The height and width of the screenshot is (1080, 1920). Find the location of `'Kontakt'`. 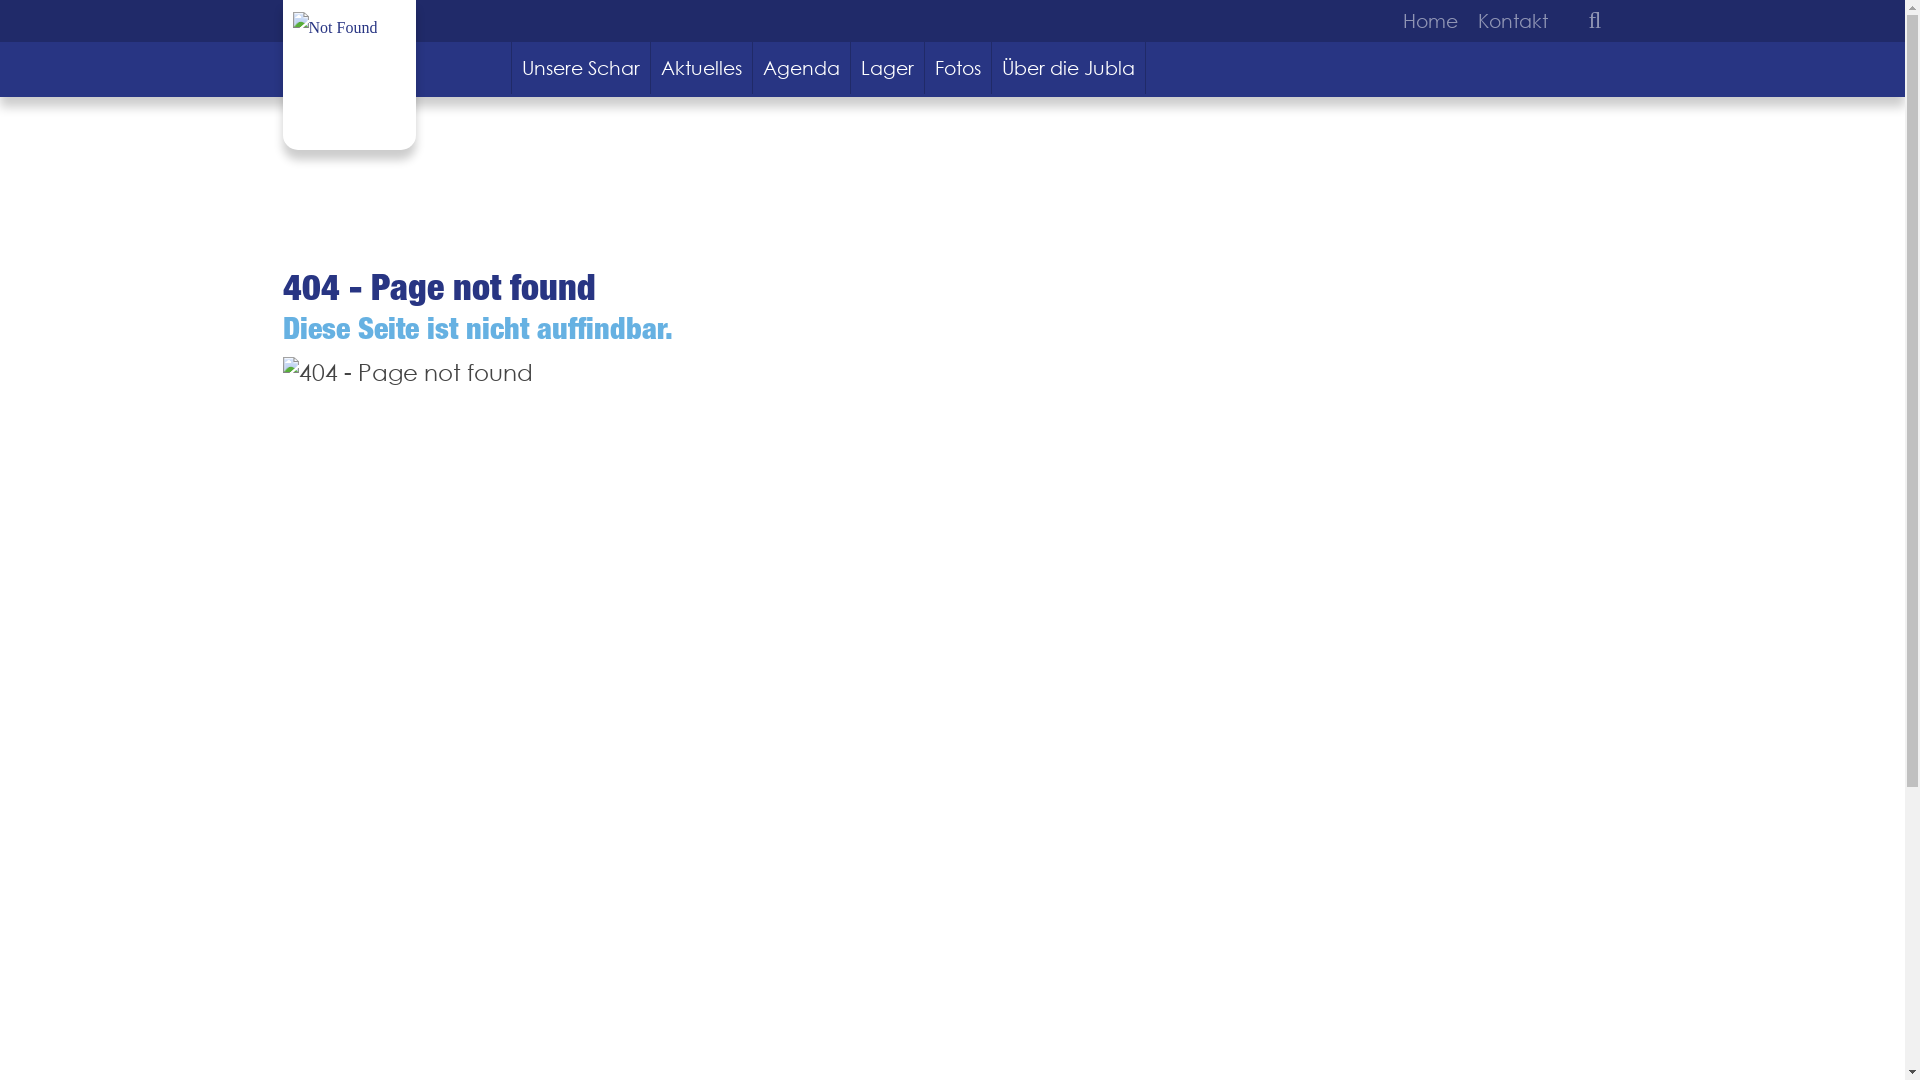

'Kontakt' is located at coordinates (1507, 20).